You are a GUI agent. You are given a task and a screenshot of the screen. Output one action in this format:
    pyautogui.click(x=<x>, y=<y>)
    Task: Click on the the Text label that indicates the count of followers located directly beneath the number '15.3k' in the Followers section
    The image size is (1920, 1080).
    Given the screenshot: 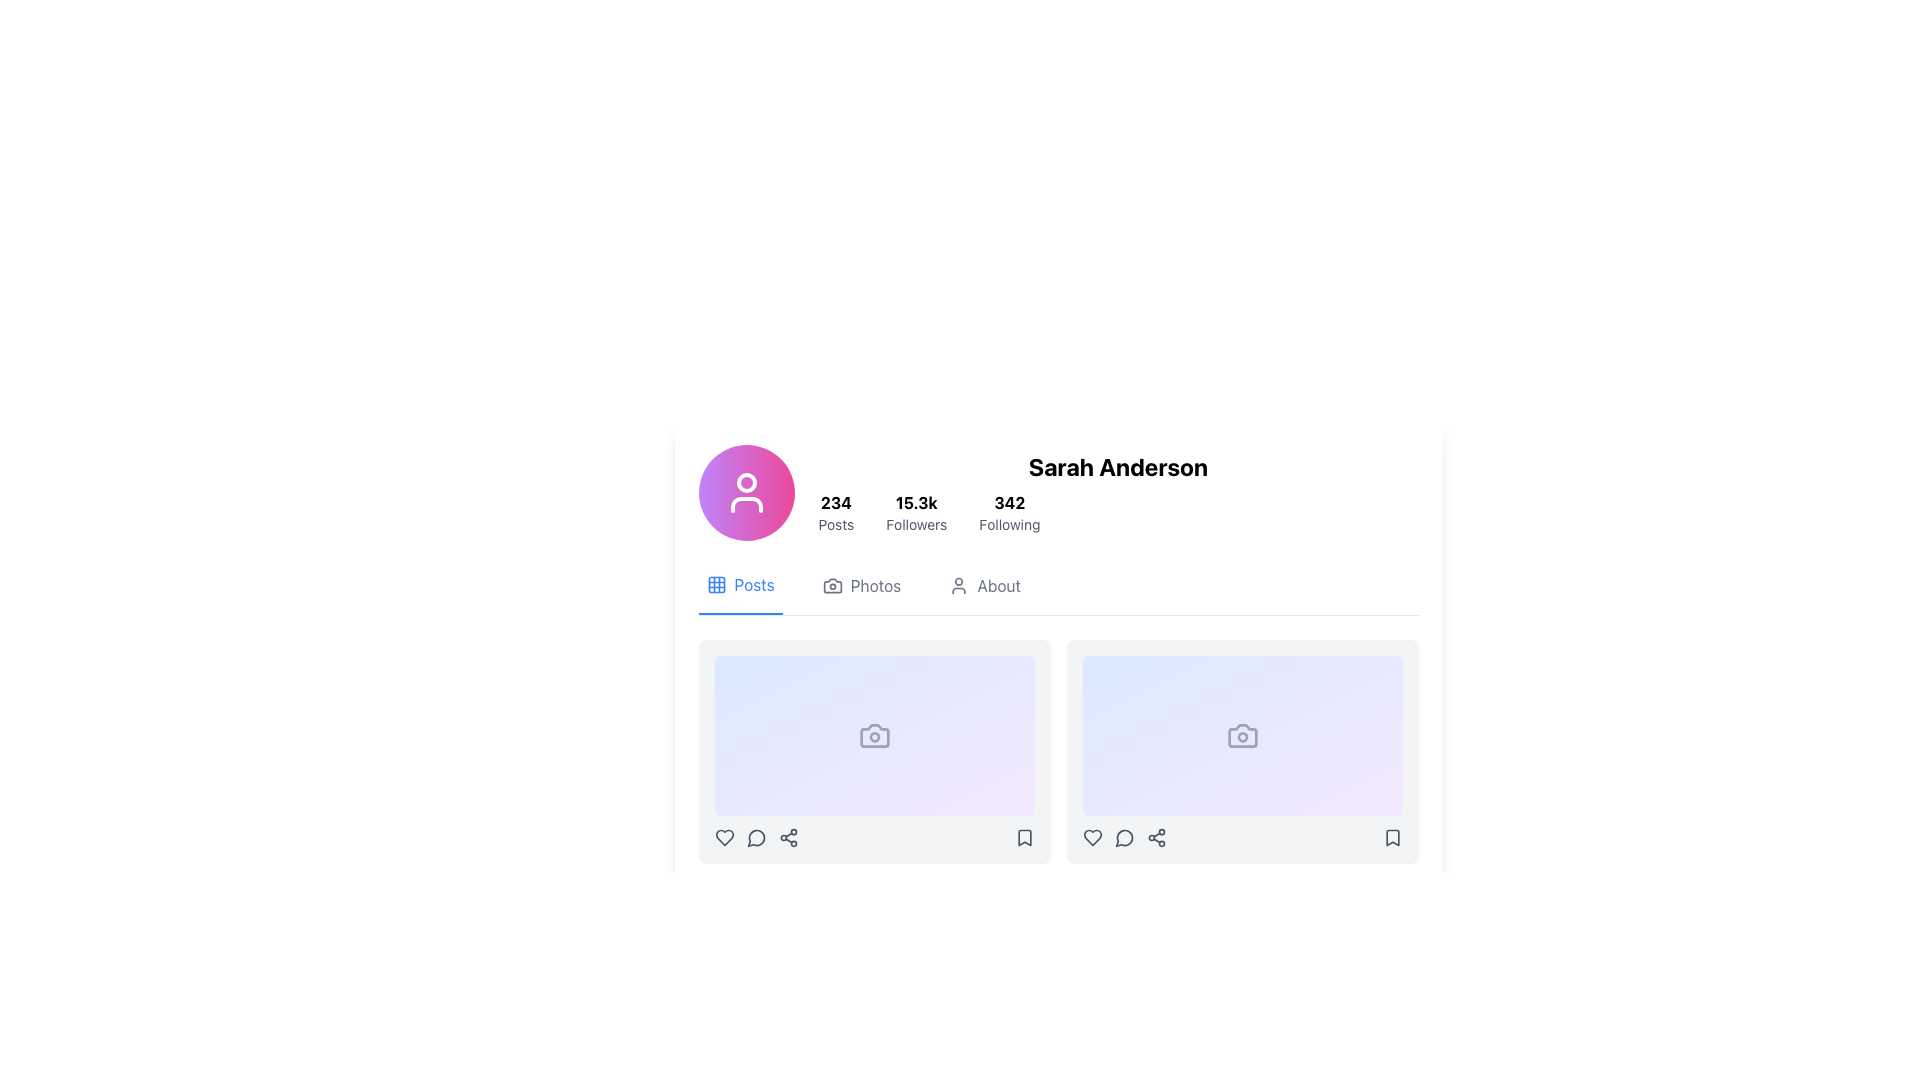 What is the action you would take?
    pyautogui.click(x=915, y=523)
    